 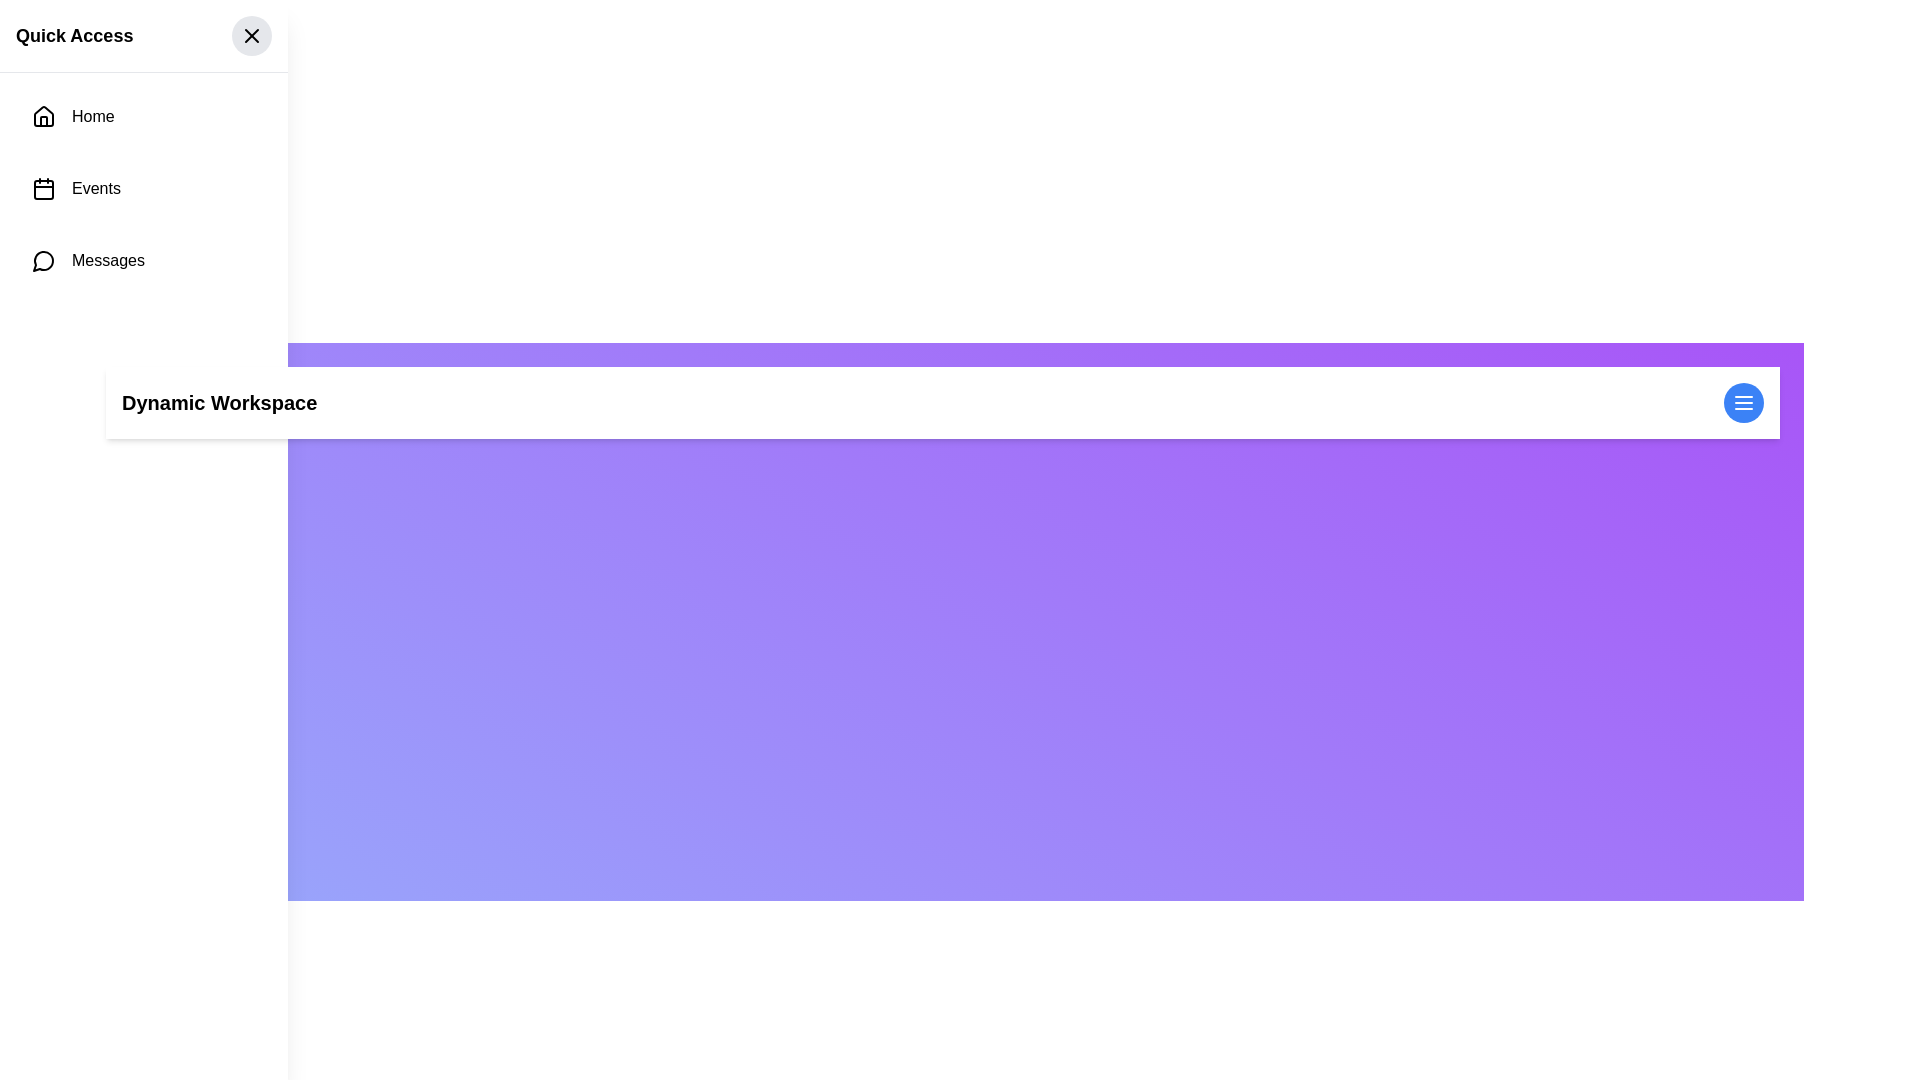 I want to click on the Close button icon located in the top-right corner of the sidebar, so click(x=251, y=35).